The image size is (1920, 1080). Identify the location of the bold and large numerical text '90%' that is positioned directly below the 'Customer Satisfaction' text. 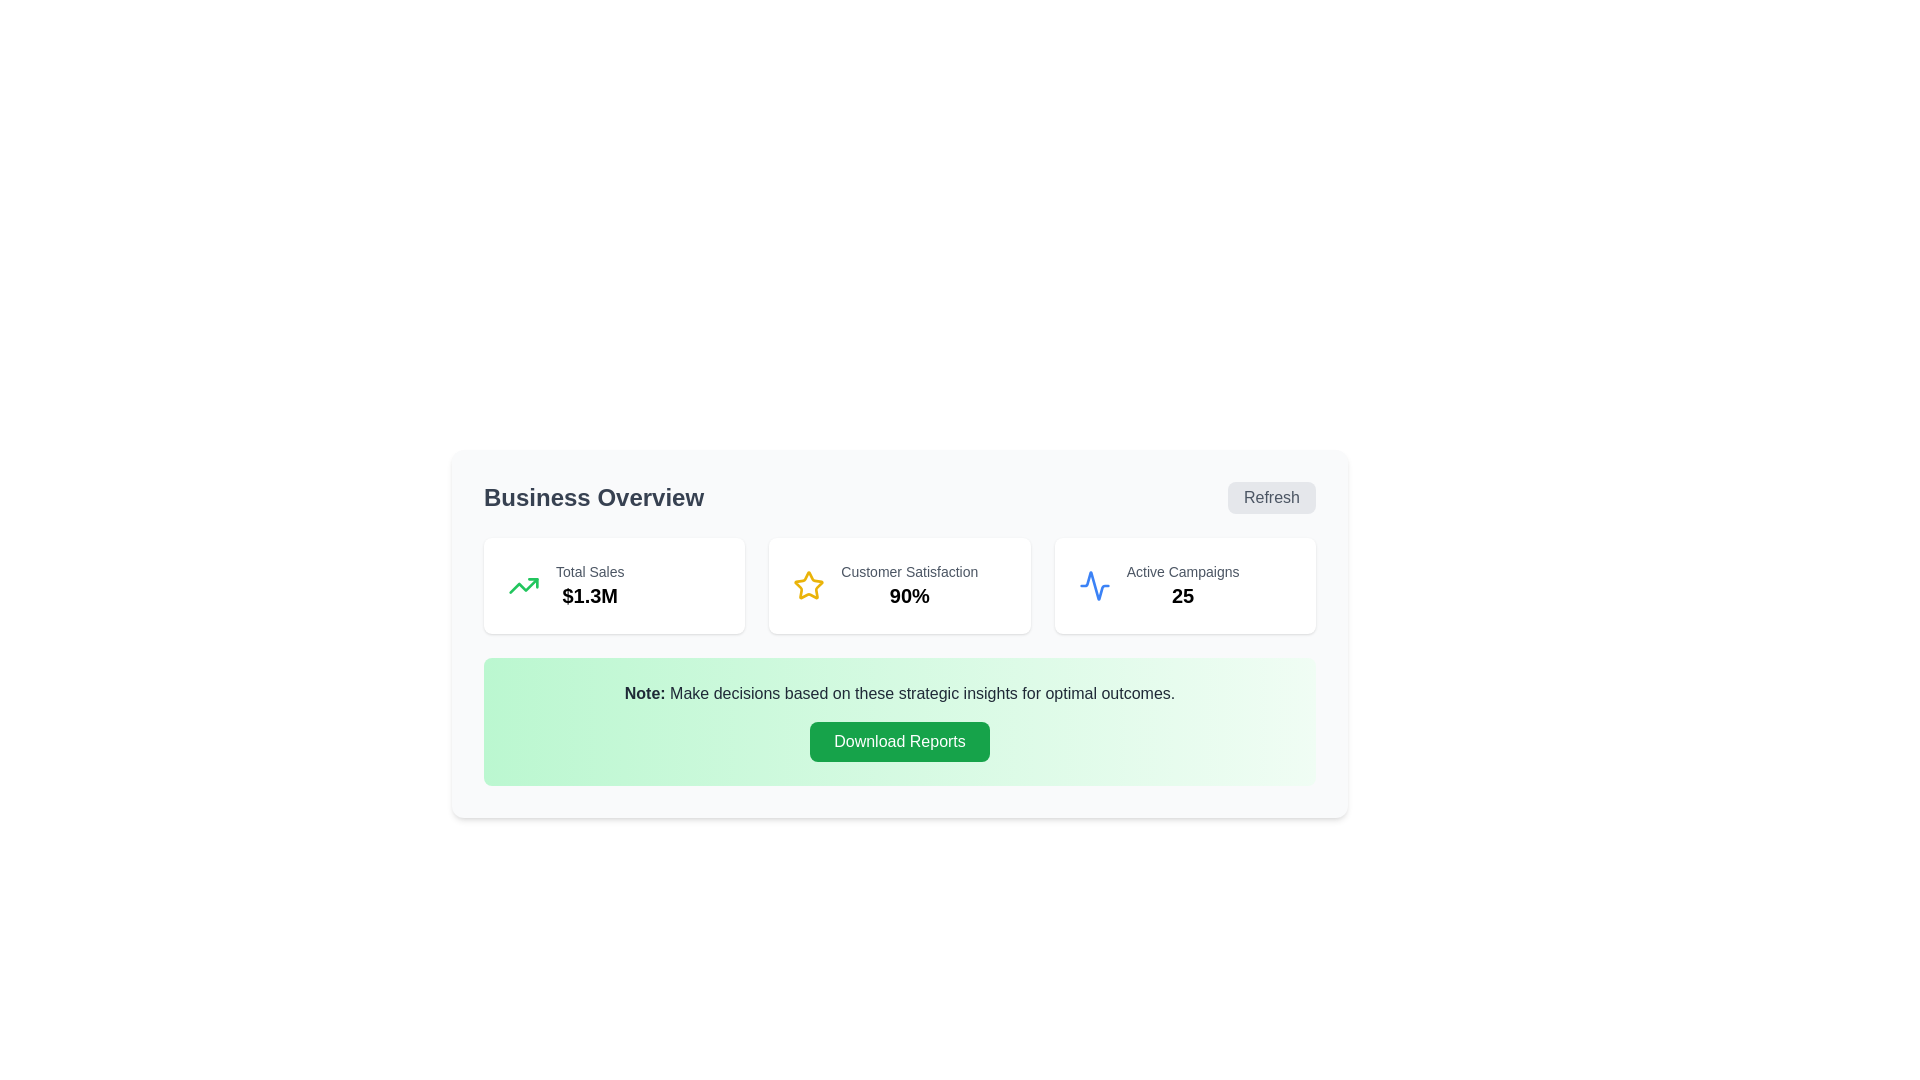
(908, 595).